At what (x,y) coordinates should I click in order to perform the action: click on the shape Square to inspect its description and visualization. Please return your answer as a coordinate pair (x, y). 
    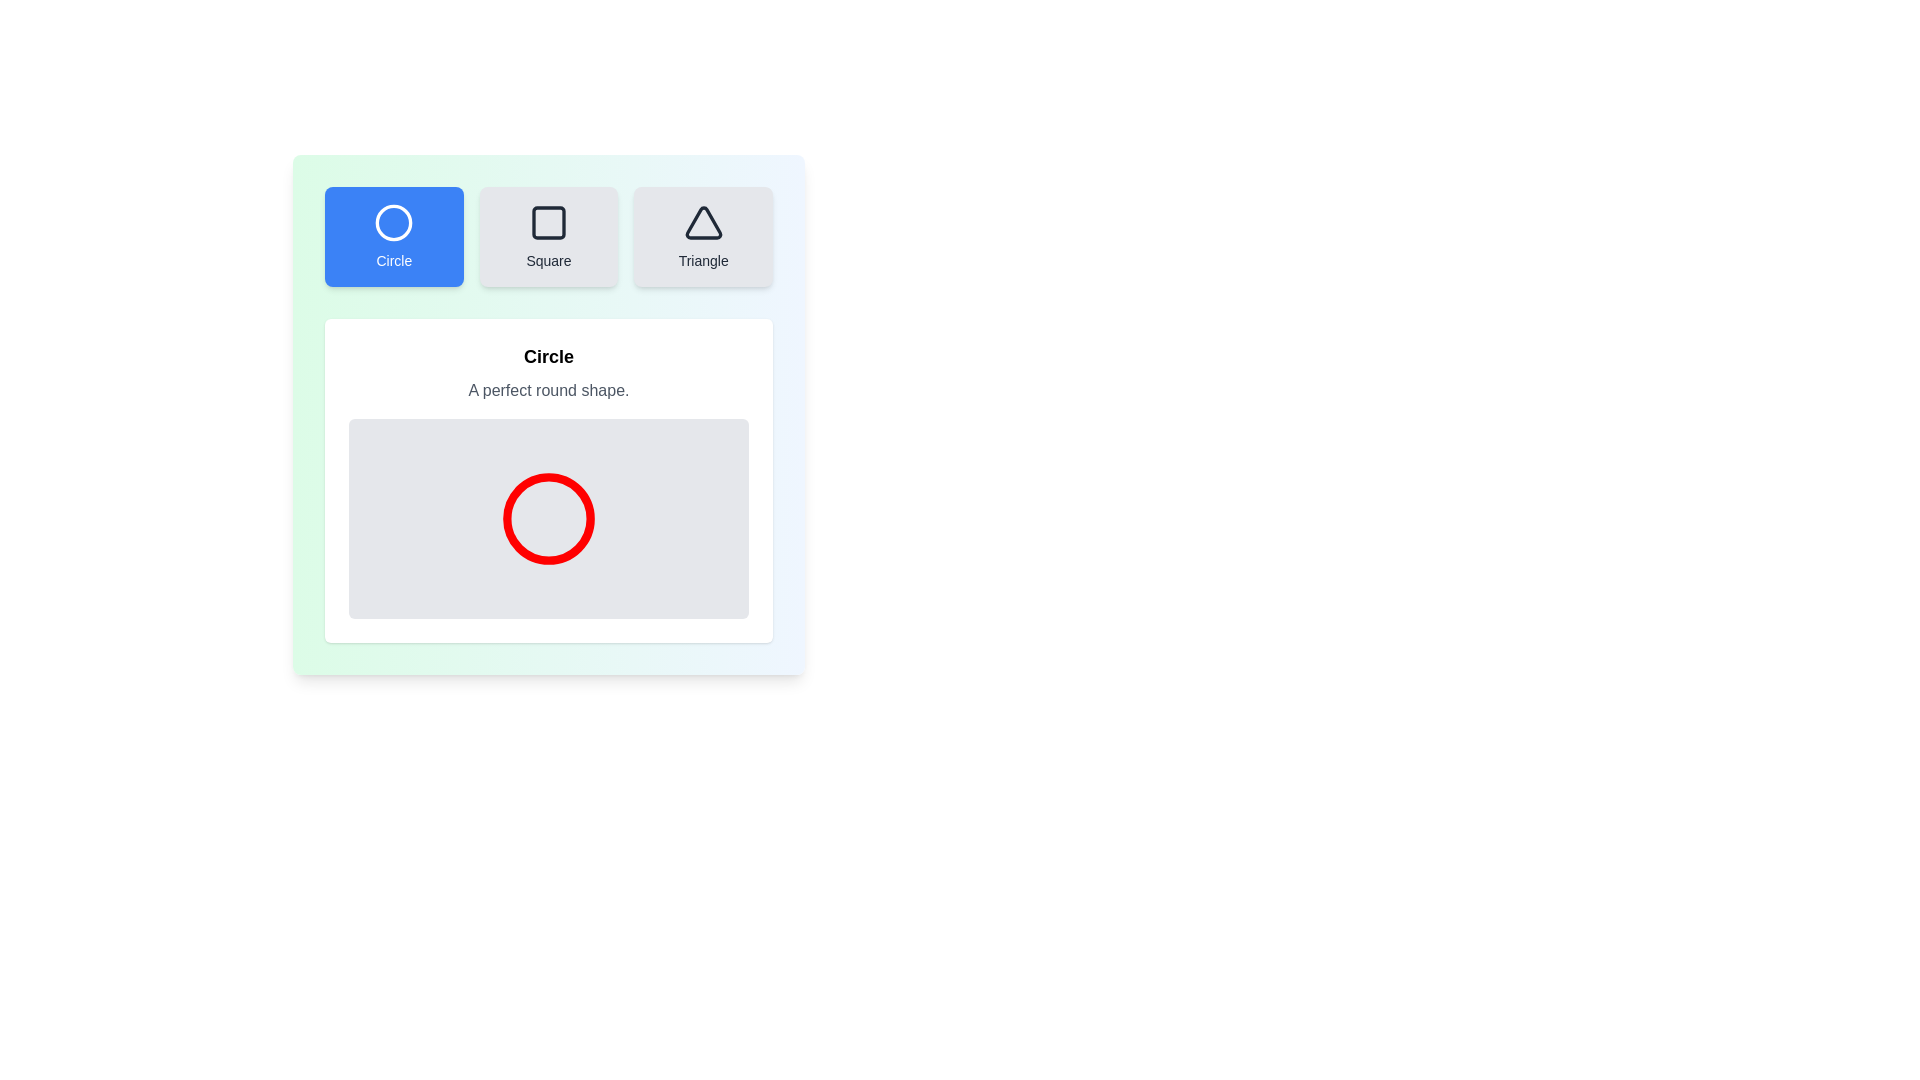
    Looking at the image, I should click on (548, 235).